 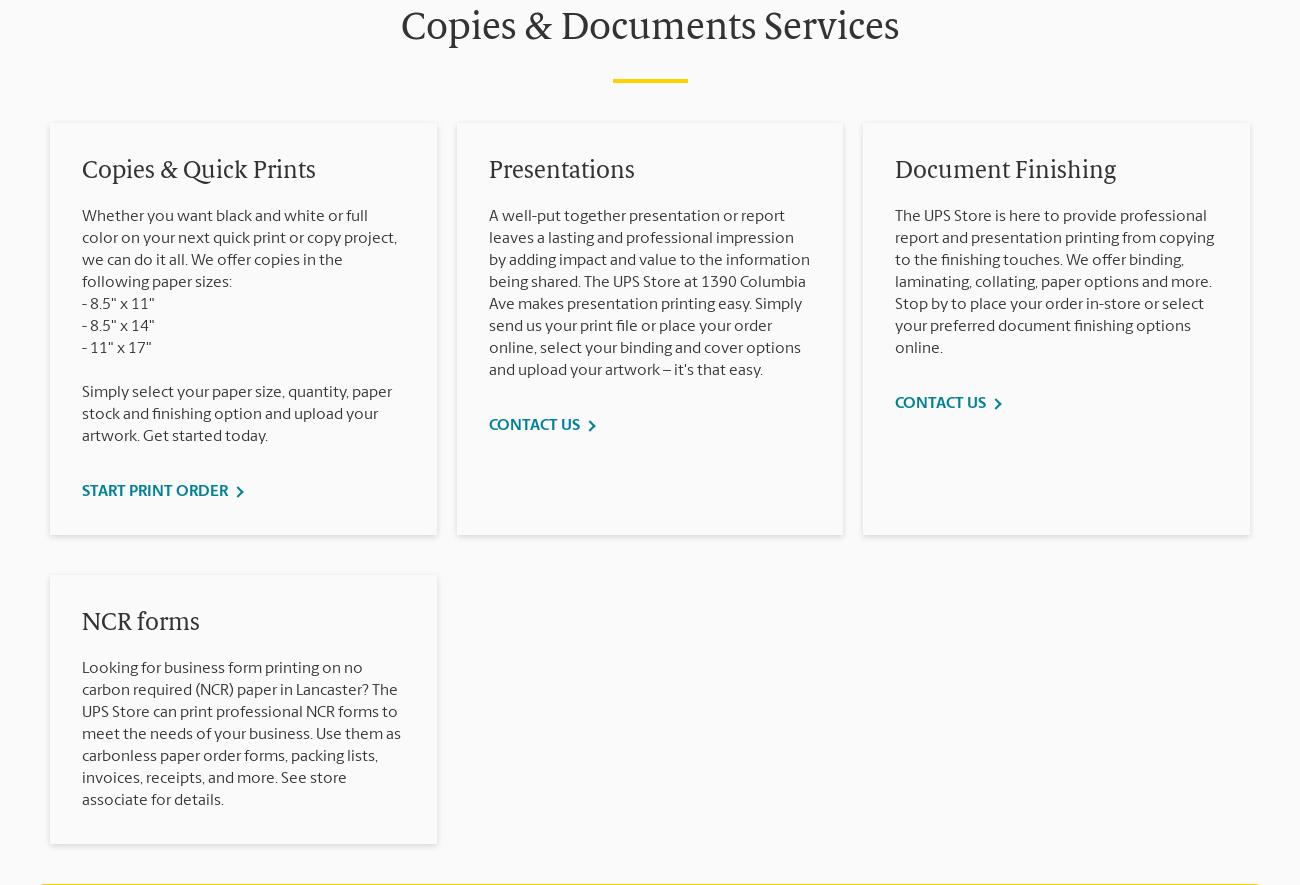 I want to click on 'The UPS Store is here to provide professional report and presentation printing from copying to the finishing touches.  We offer binding, laminating, collating, paper options and more. Stop by to place your order in-store or select your preferred document finishing options online.', so click(x=894, y=281).